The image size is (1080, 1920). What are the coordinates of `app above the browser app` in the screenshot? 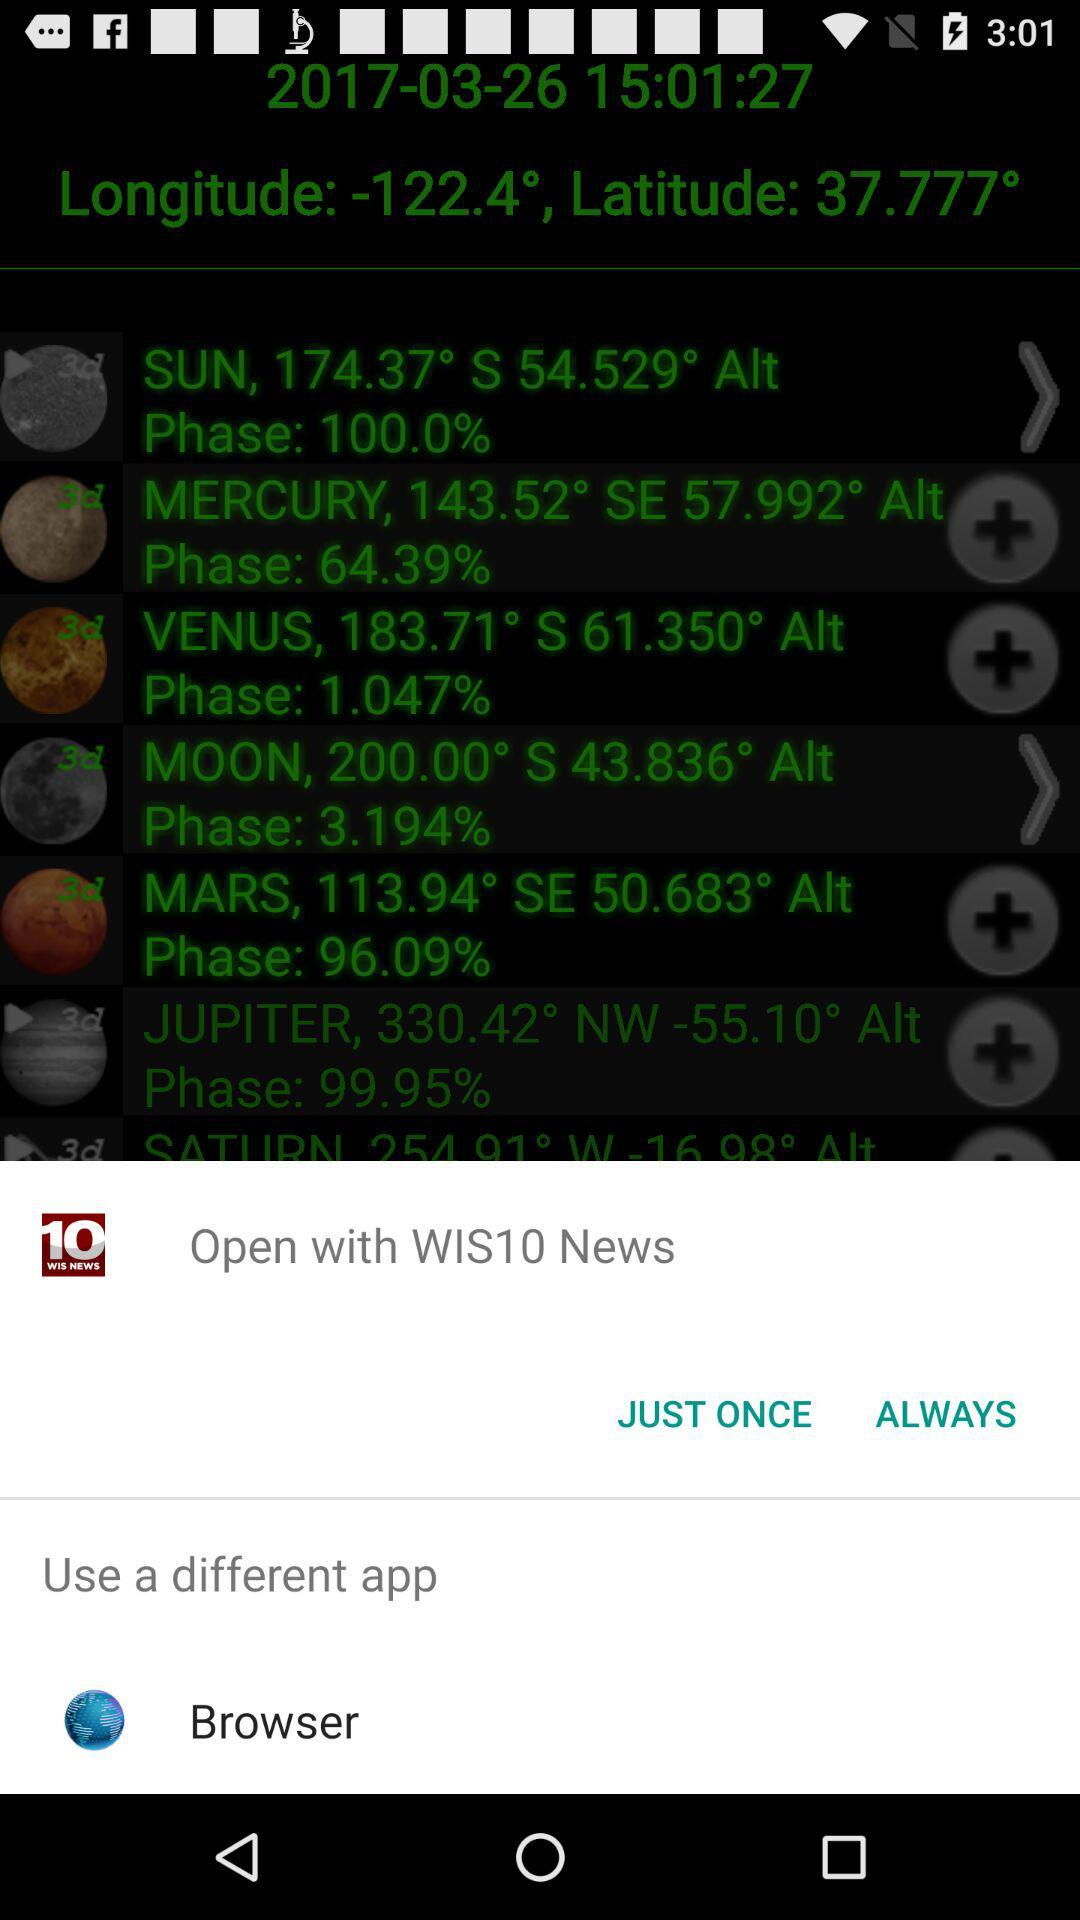 It's located at (540, 1572).